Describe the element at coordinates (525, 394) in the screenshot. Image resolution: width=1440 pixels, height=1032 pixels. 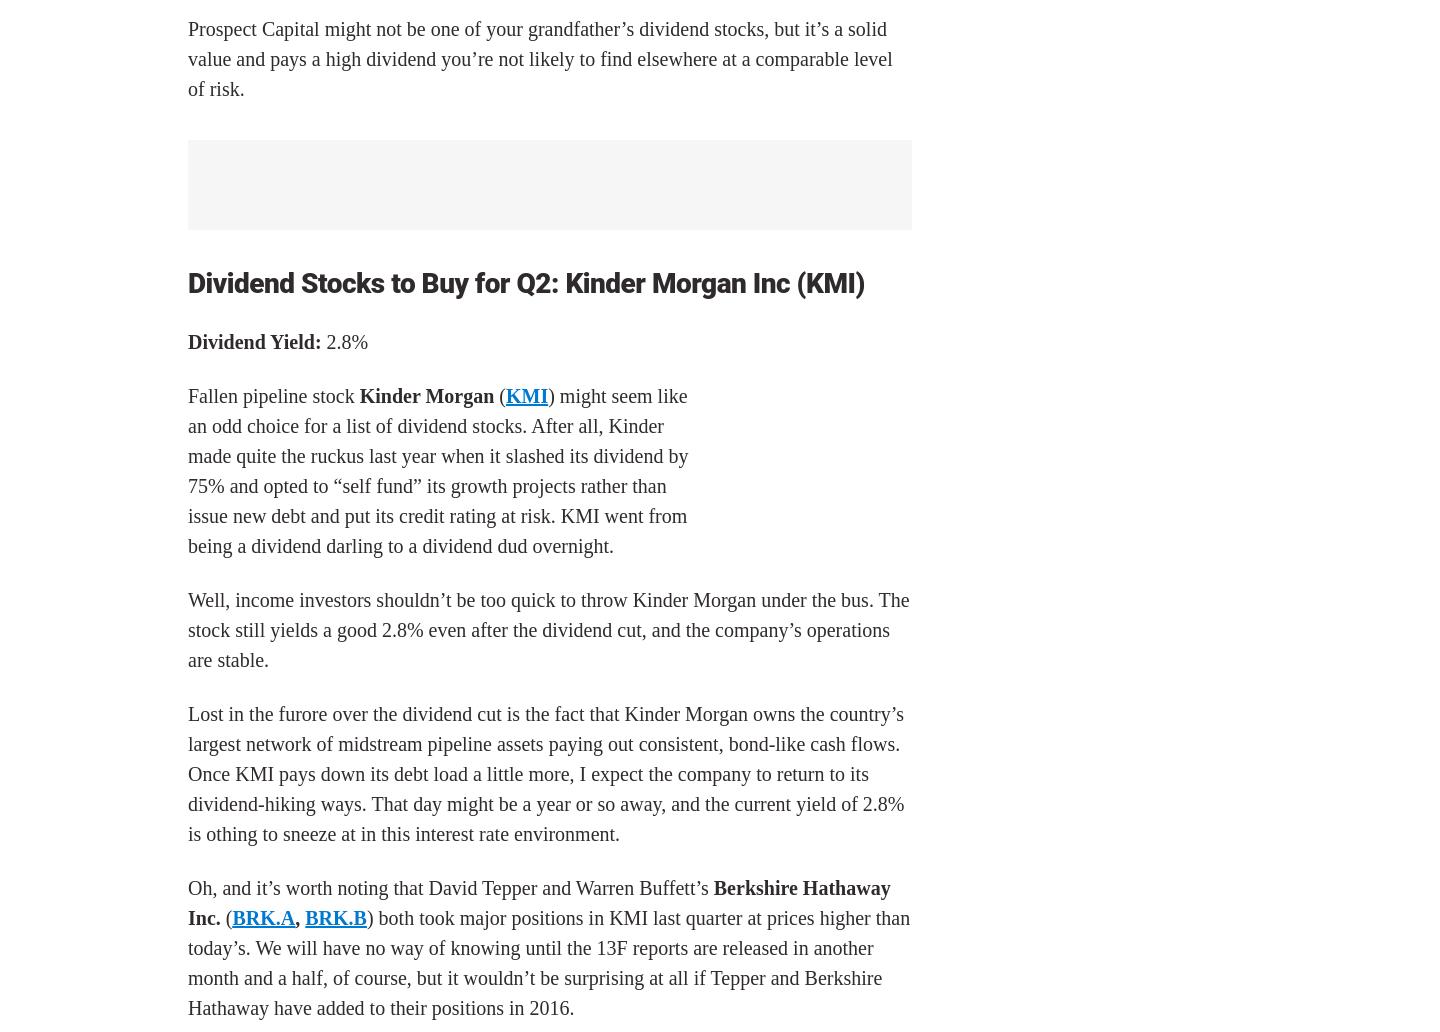
I see `'KMI'` at that location.